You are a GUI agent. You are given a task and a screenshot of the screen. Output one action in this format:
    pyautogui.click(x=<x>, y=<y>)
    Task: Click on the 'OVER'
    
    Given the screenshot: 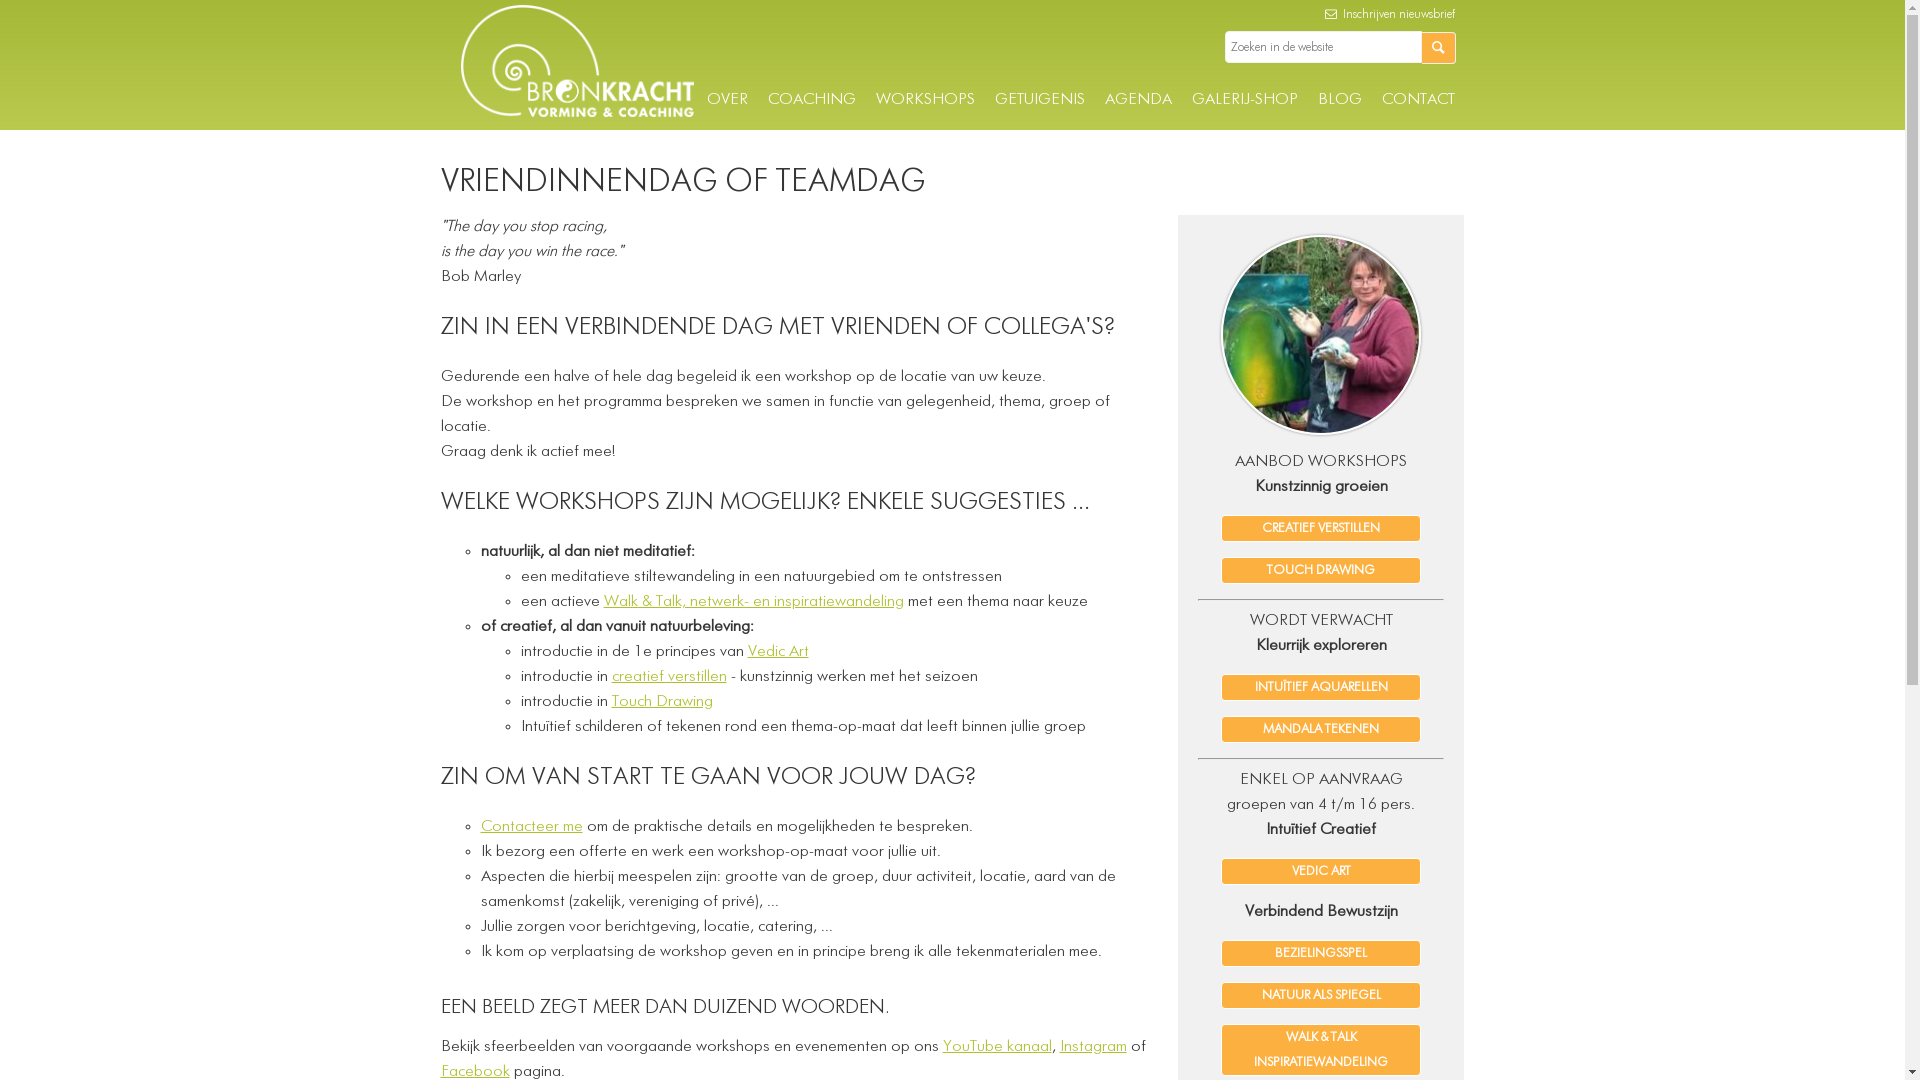 What is the action you would take?
    pyautogui.click(x=725, y=100)
    